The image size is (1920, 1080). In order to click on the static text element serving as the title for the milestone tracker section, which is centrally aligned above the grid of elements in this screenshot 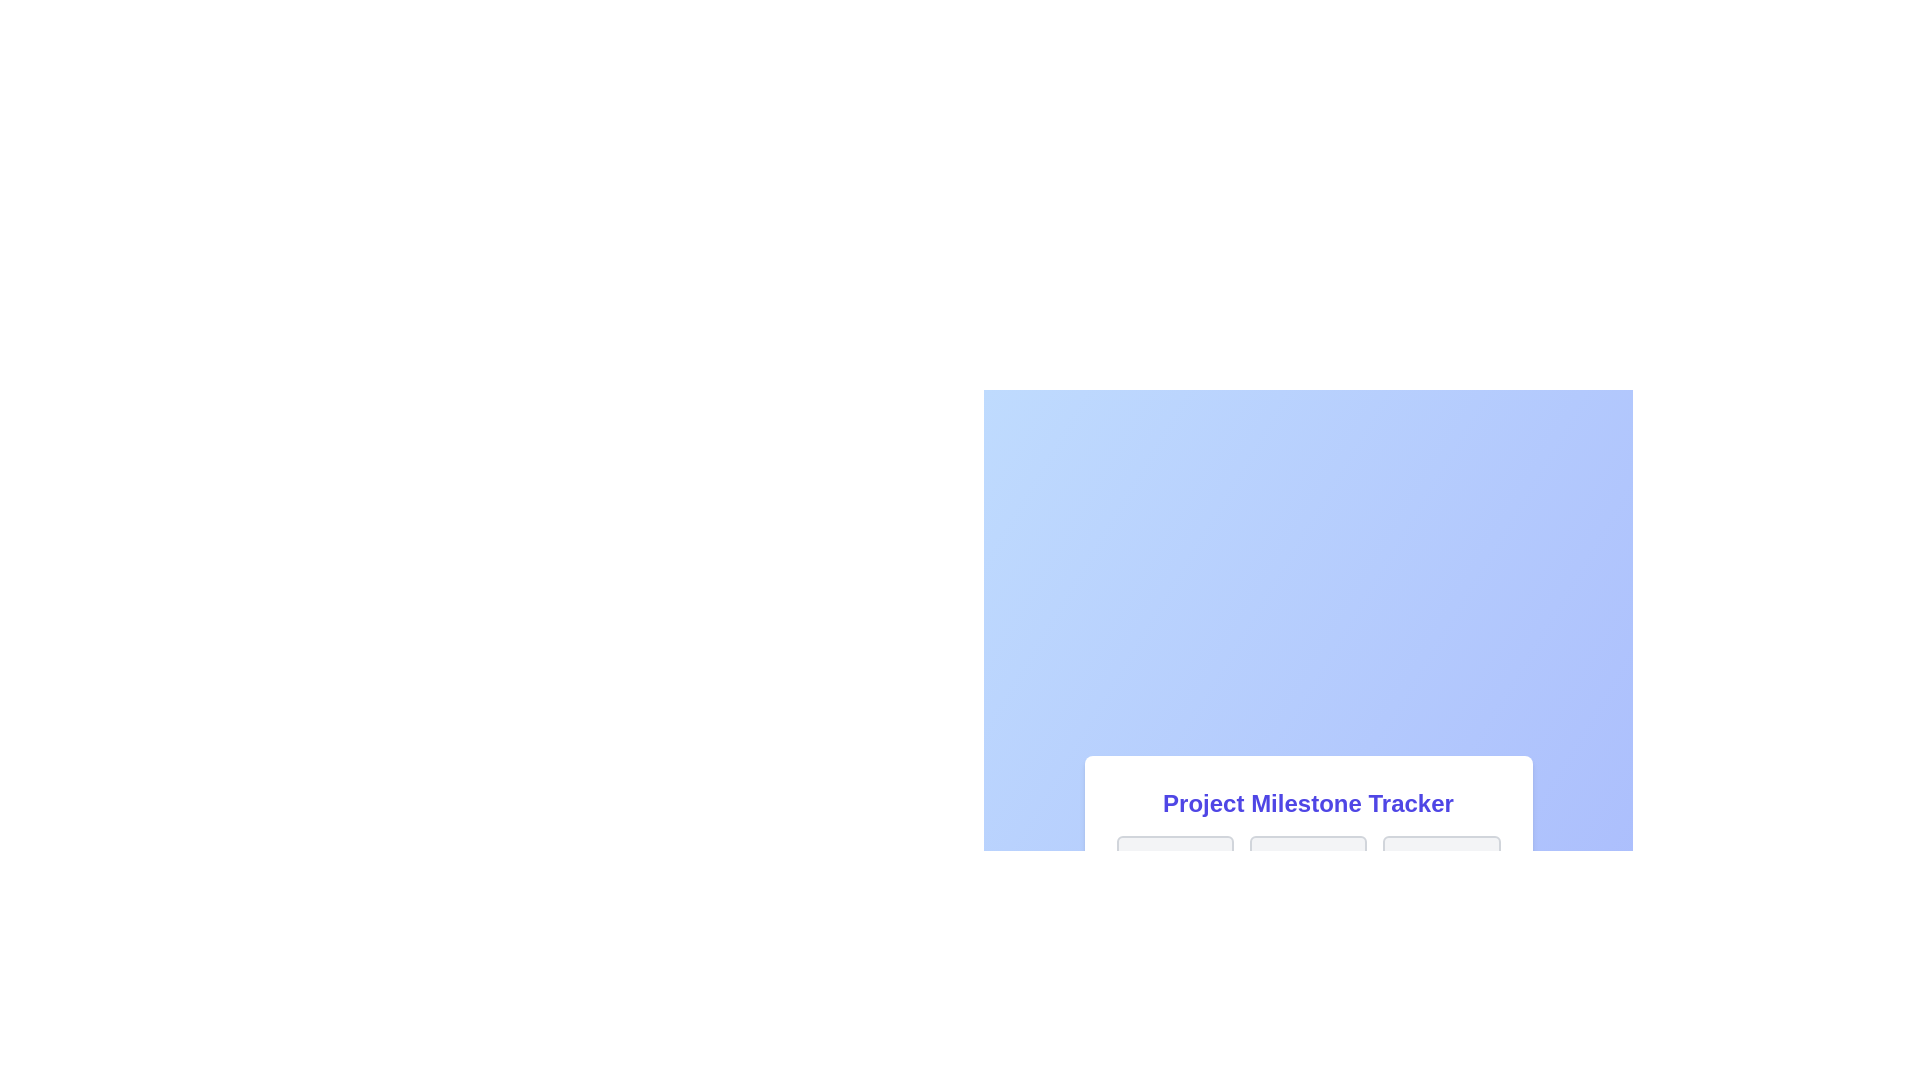, I will do `click(1308, 802)`.